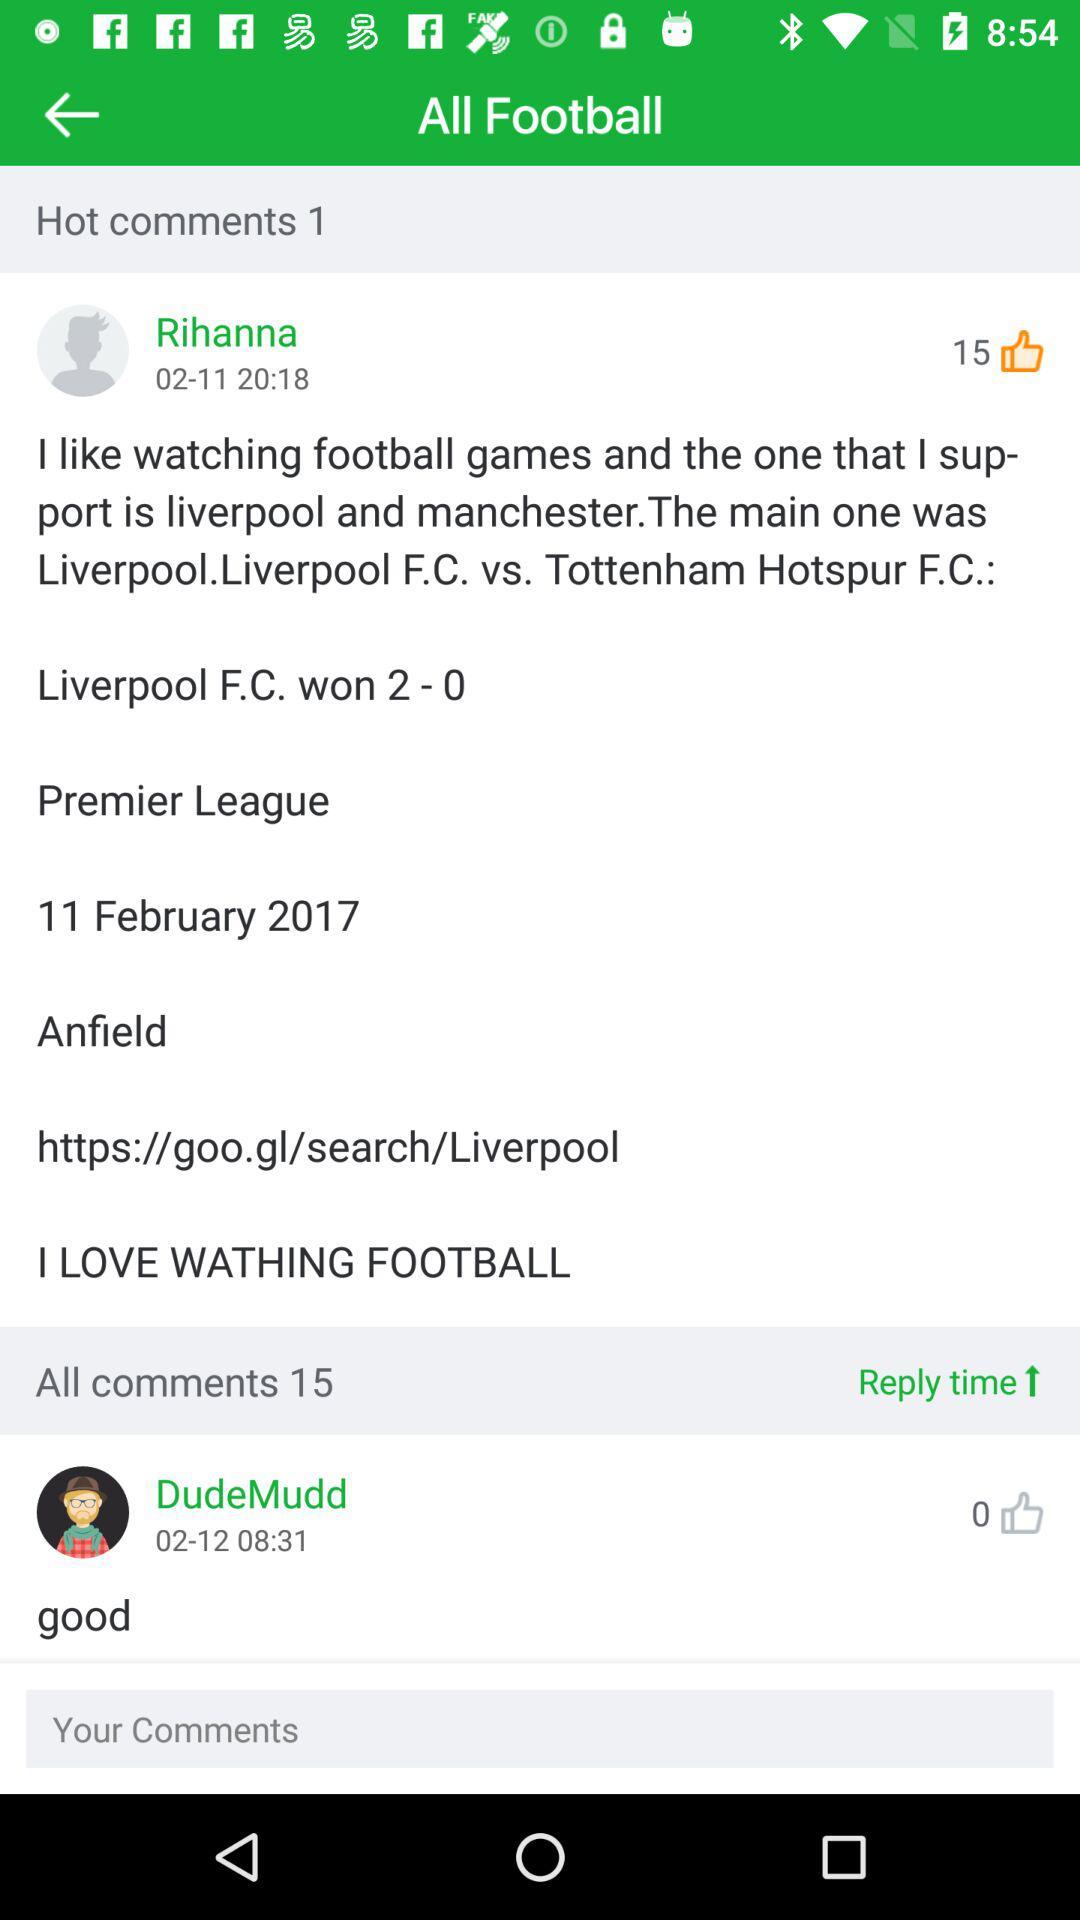 This screenshot has height=1920, width=1080. I want to click on the arrow_backward icon, so click(70, 113).